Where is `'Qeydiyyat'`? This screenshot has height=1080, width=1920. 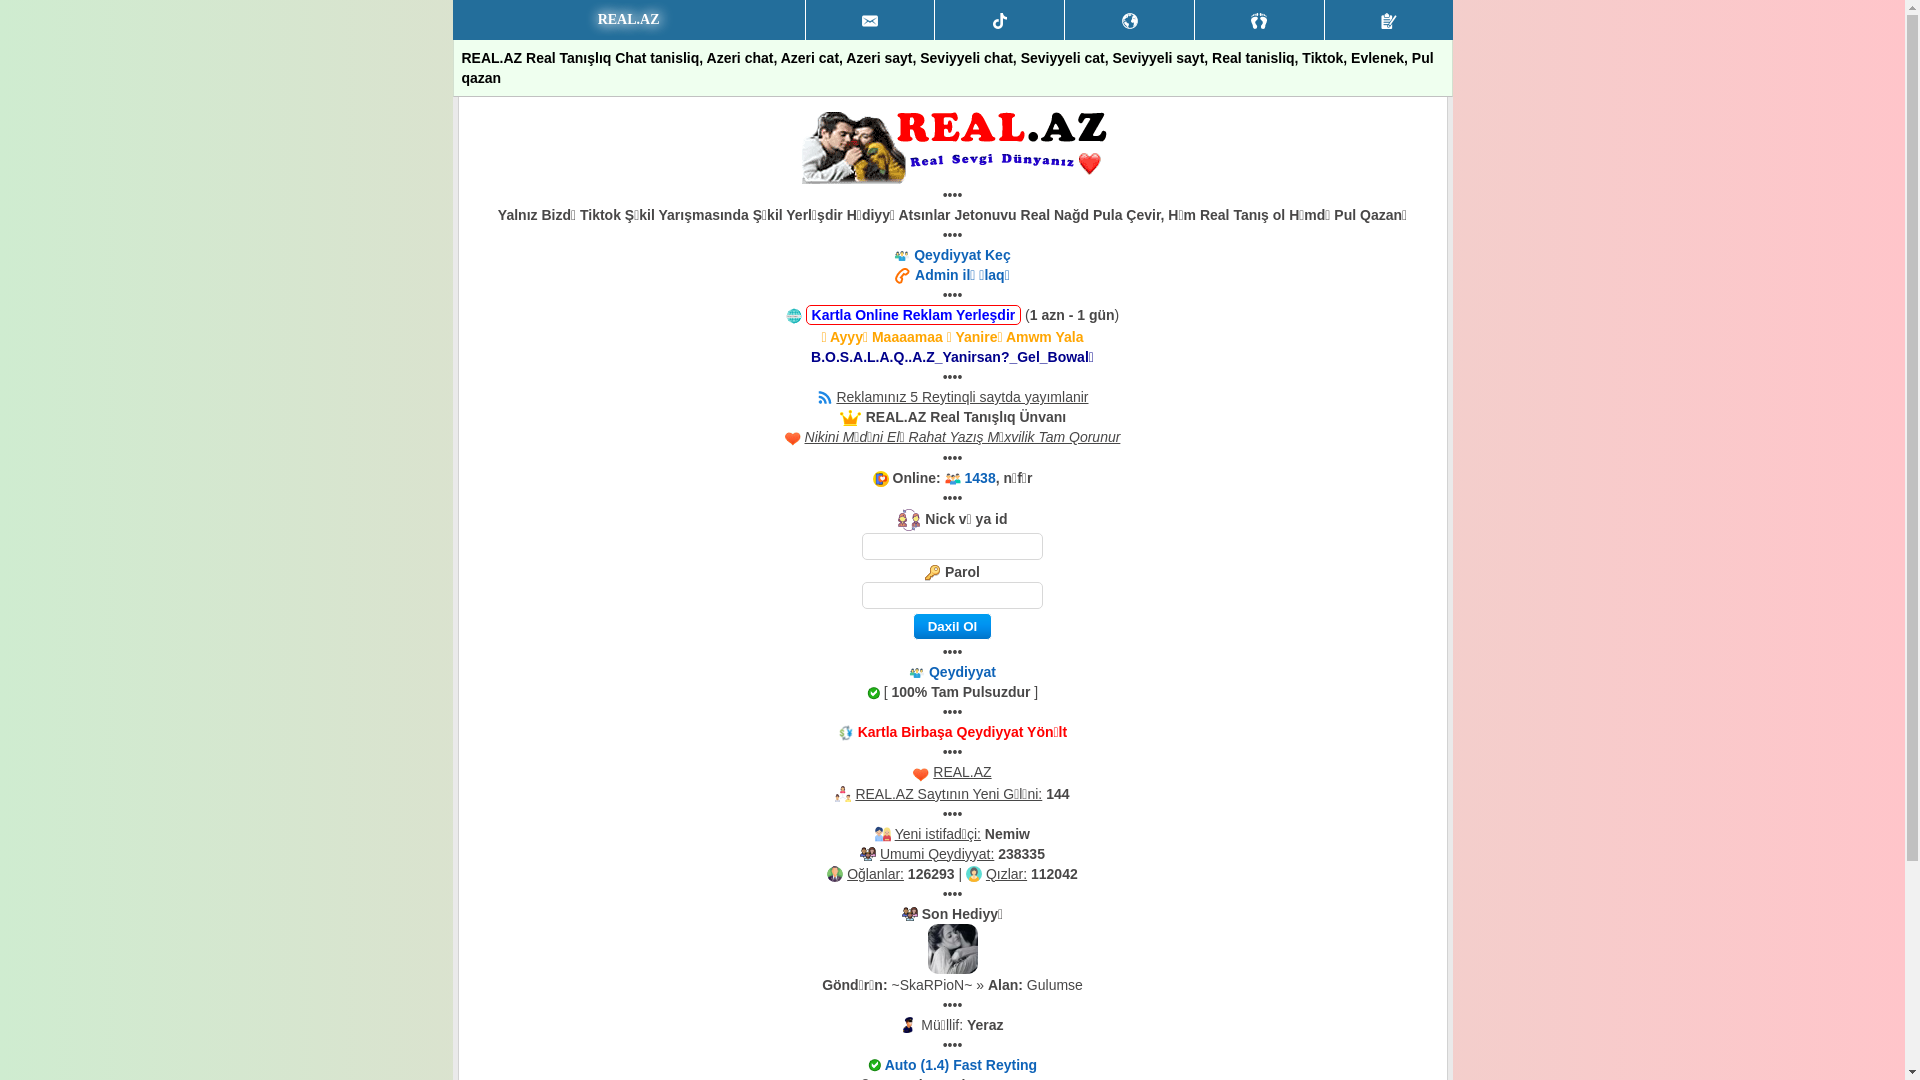 'Qeydiyyat' is located at coordinates (962, 671).